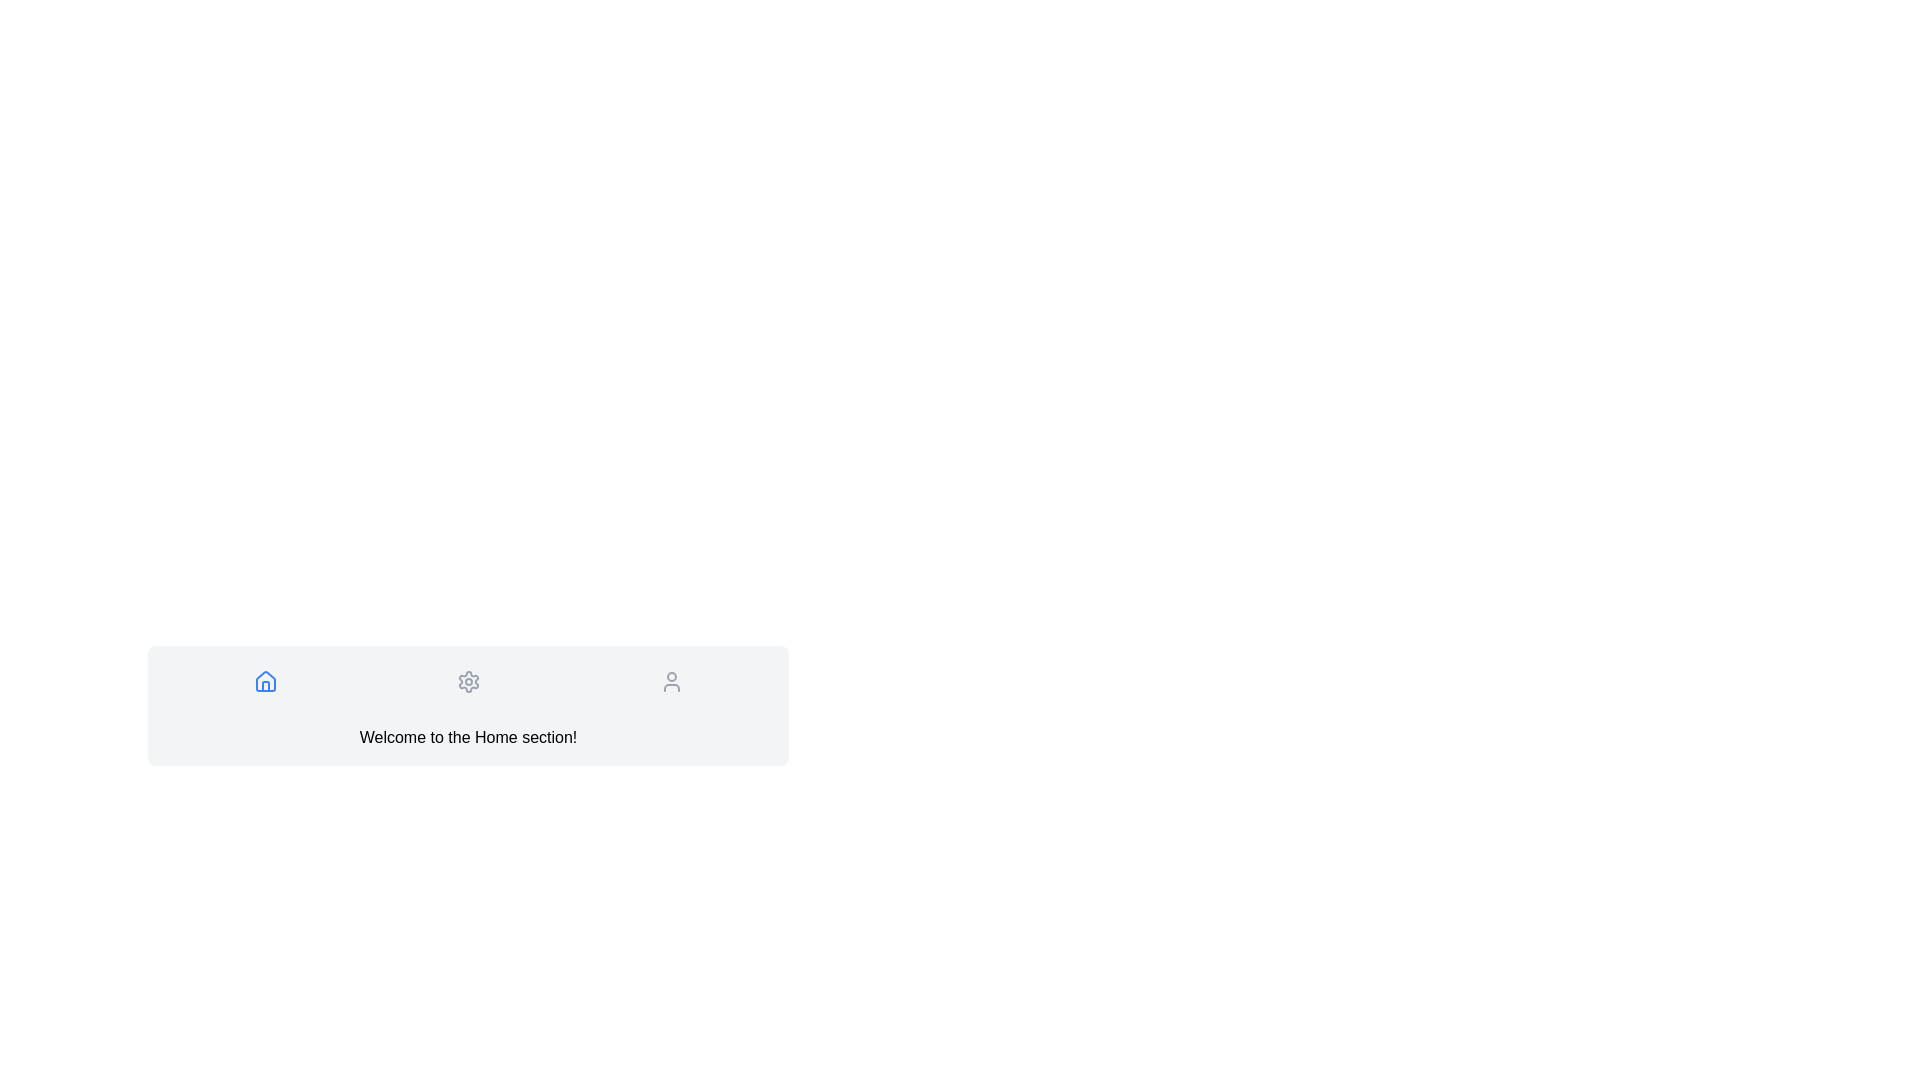 The width and height of the screenshot is (1920, 1080). What do you see at coordinates (467, 681) in the screenshot?
I see `the settings icon located at the center of the horizontal navigation bar at the bottom of the interface` at bounding box center [467, 681].